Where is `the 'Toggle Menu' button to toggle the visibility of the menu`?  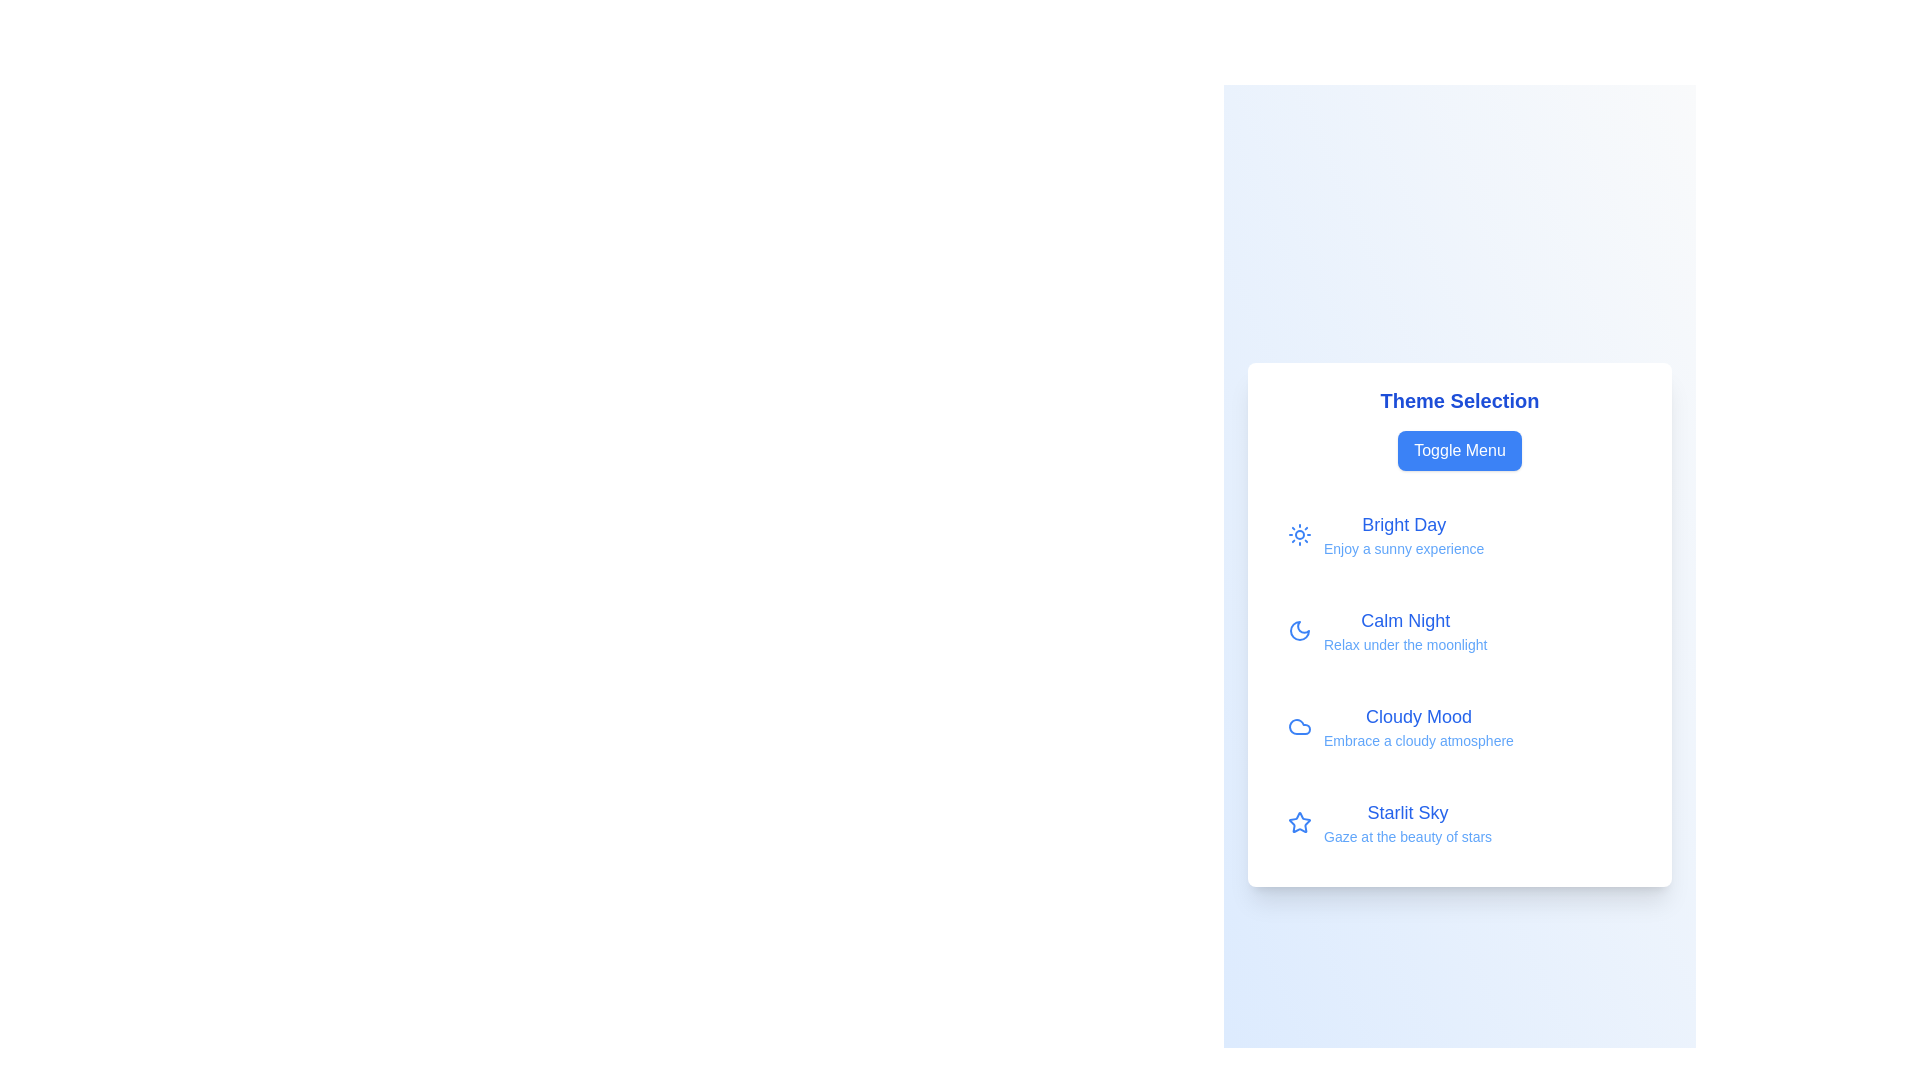 the 'Toggle Menu' button to toggle the visibility of the menu is located at coordinates (1459, 451).